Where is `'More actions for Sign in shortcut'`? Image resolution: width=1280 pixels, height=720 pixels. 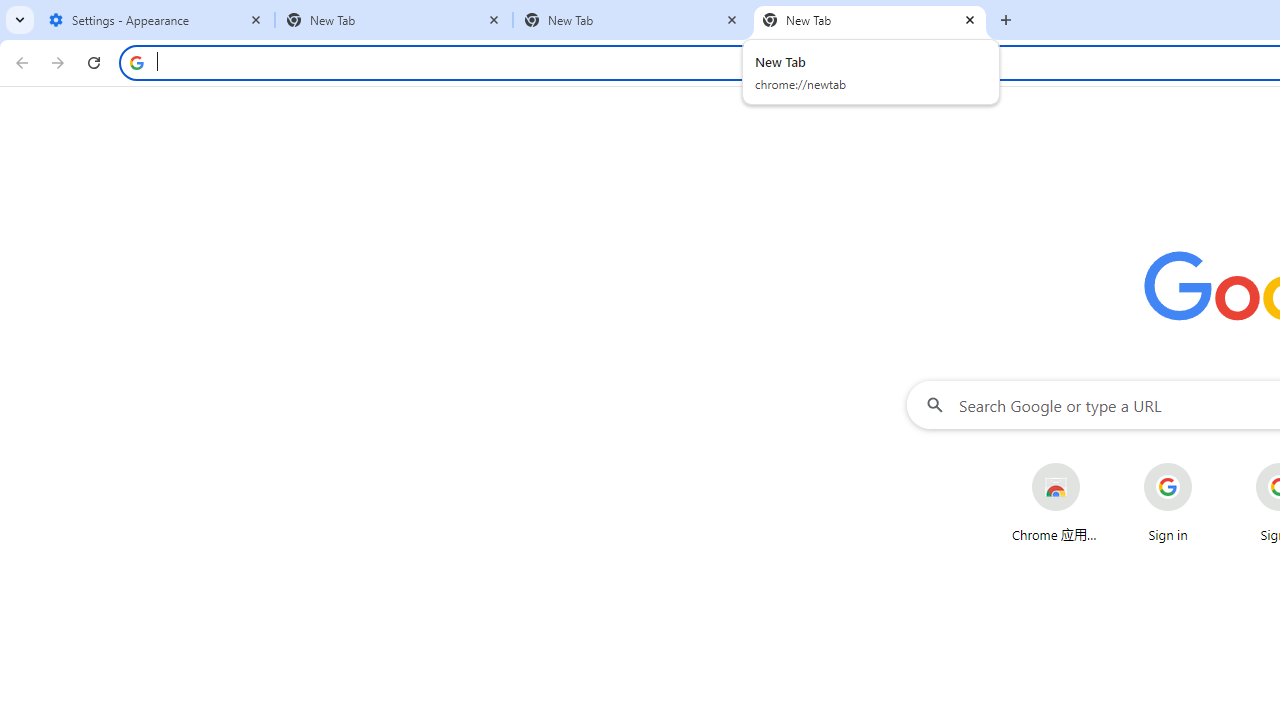 'More actions for Sign in shortcut' is located at coordinates (1207, 464).